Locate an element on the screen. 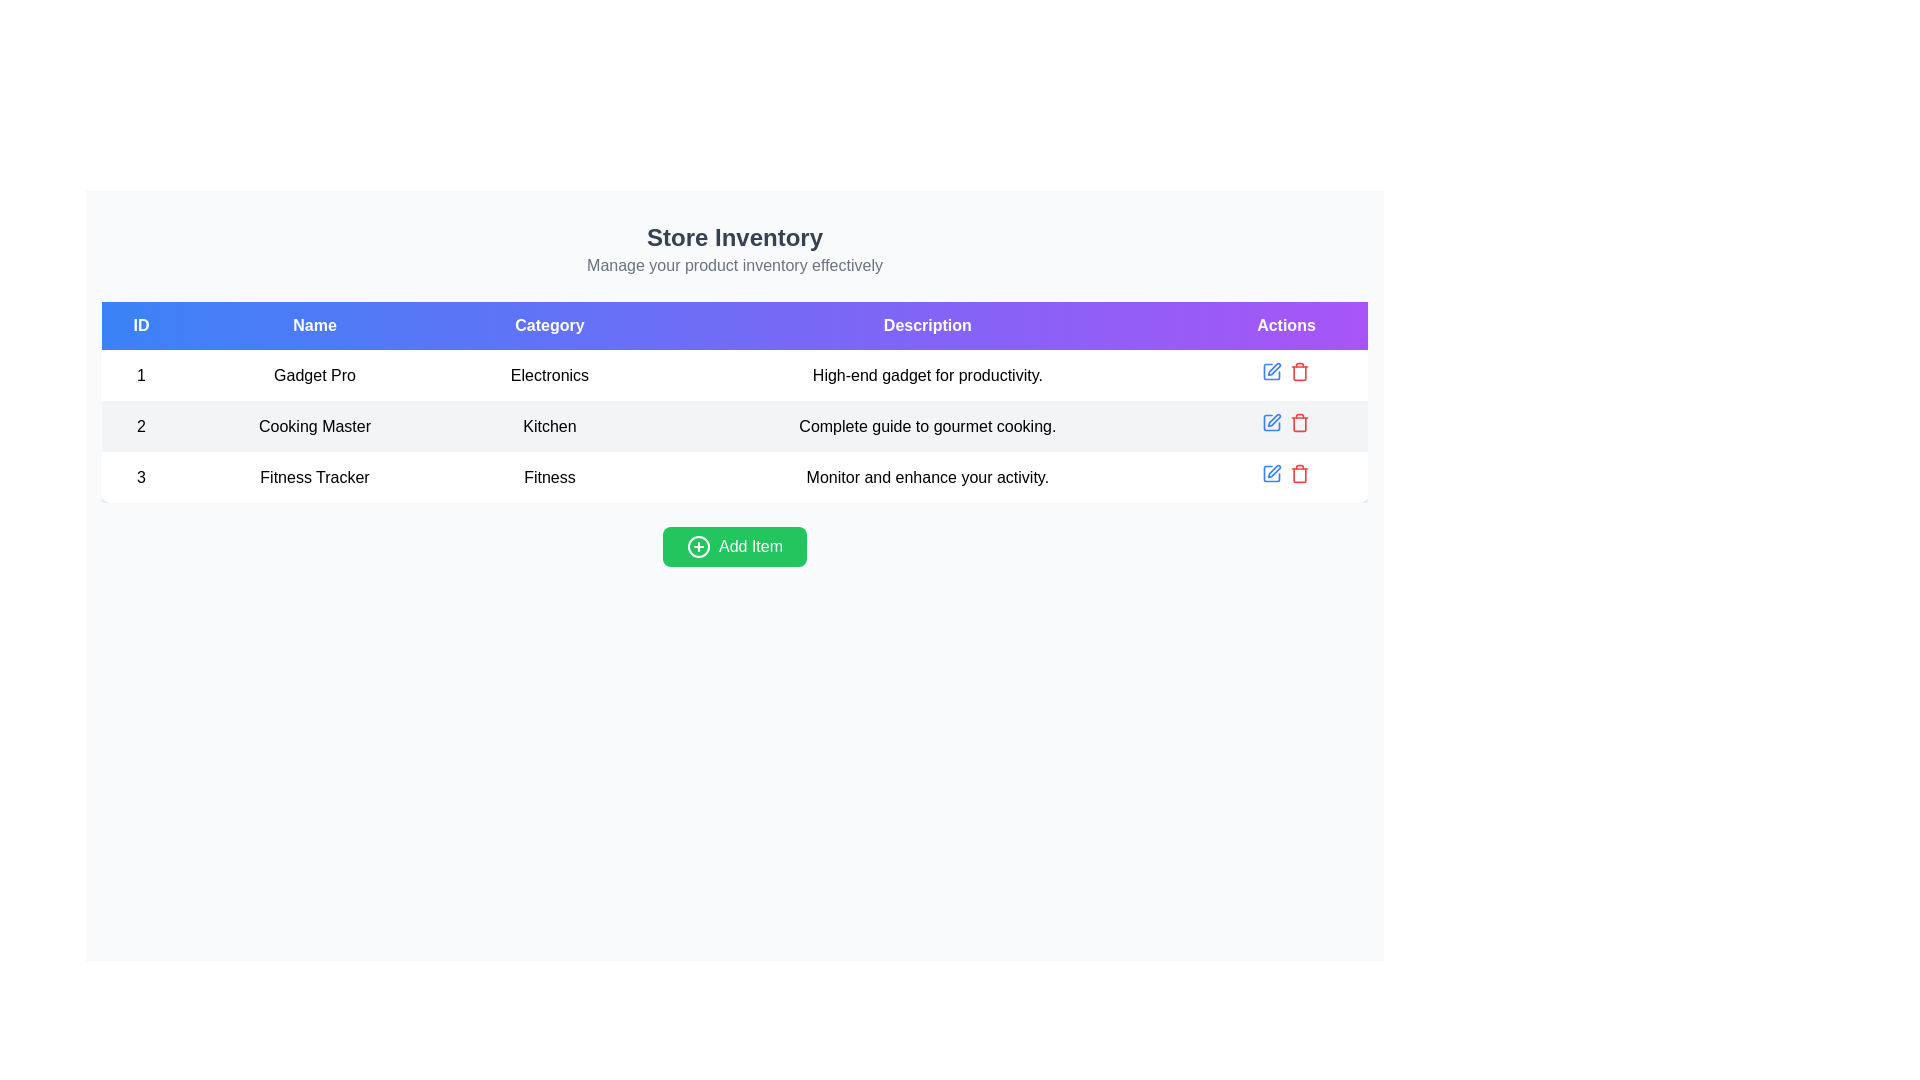 The height and width of the screenshot is (1080, 1920). supplementary text located directly beneath the 'Store Inventory' header, which provides context on managing the product inventory is located at coordinates (733, 265).